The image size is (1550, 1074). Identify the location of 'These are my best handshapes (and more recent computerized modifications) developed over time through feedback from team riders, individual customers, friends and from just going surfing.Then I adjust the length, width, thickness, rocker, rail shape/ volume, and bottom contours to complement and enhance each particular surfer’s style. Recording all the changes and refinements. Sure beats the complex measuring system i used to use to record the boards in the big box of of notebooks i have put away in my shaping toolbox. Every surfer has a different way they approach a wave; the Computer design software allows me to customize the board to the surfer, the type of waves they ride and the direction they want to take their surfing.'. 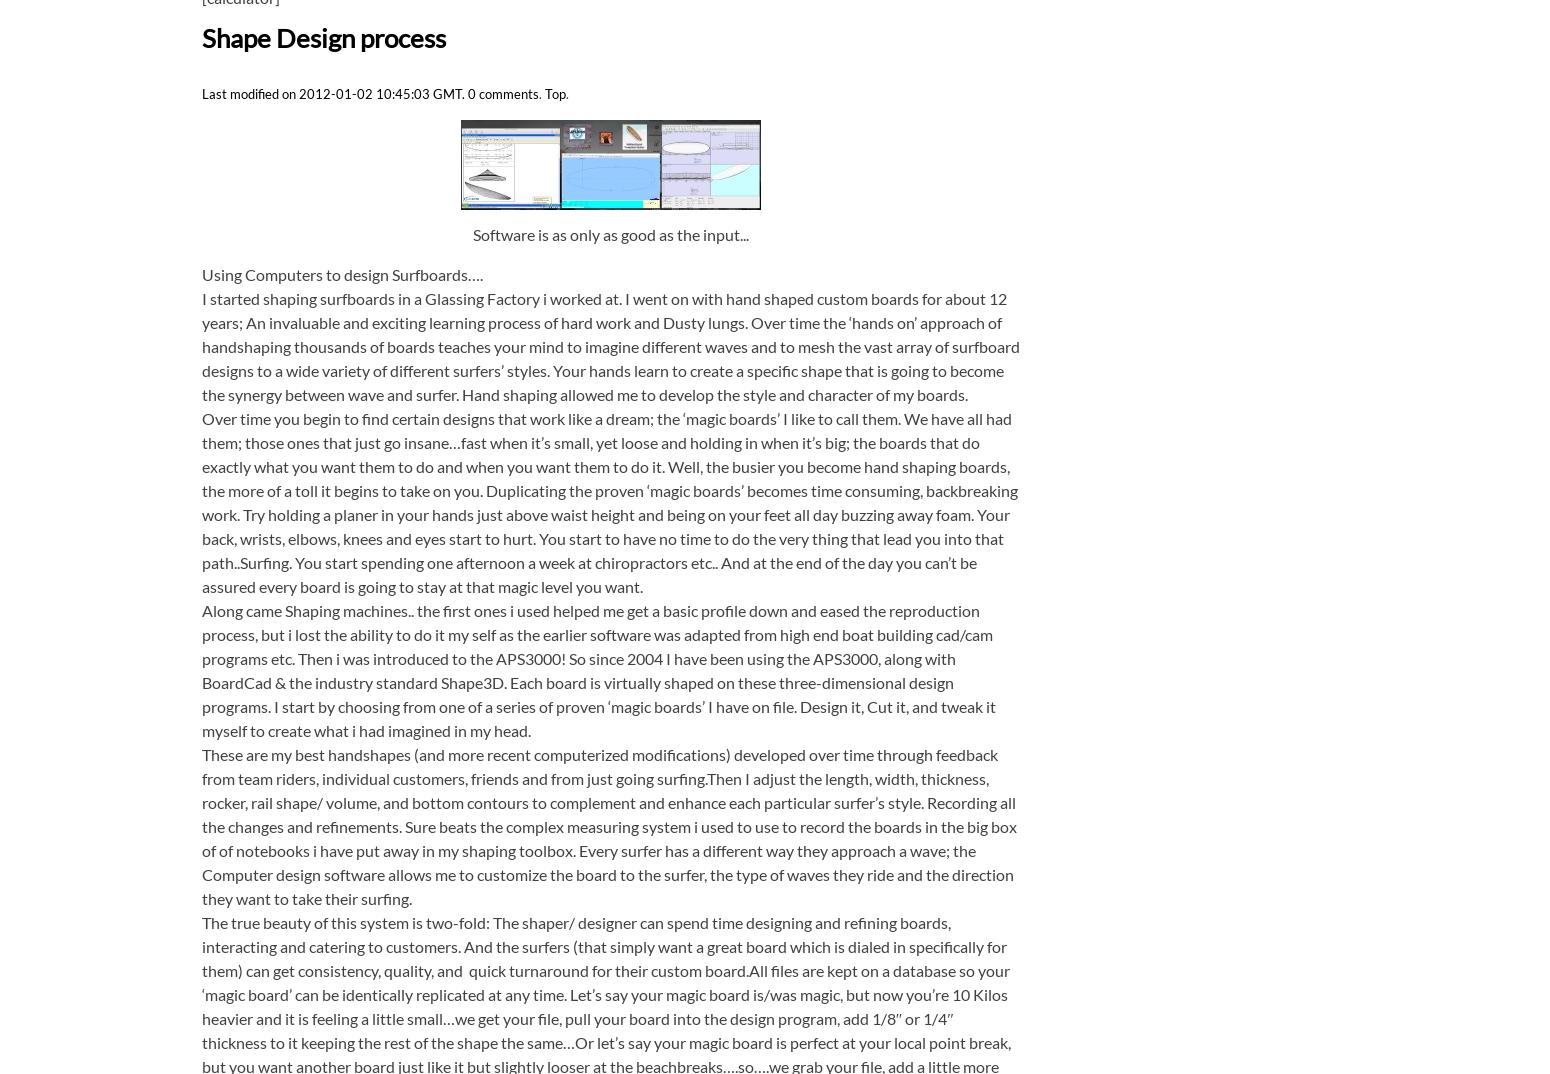
(608, 825).